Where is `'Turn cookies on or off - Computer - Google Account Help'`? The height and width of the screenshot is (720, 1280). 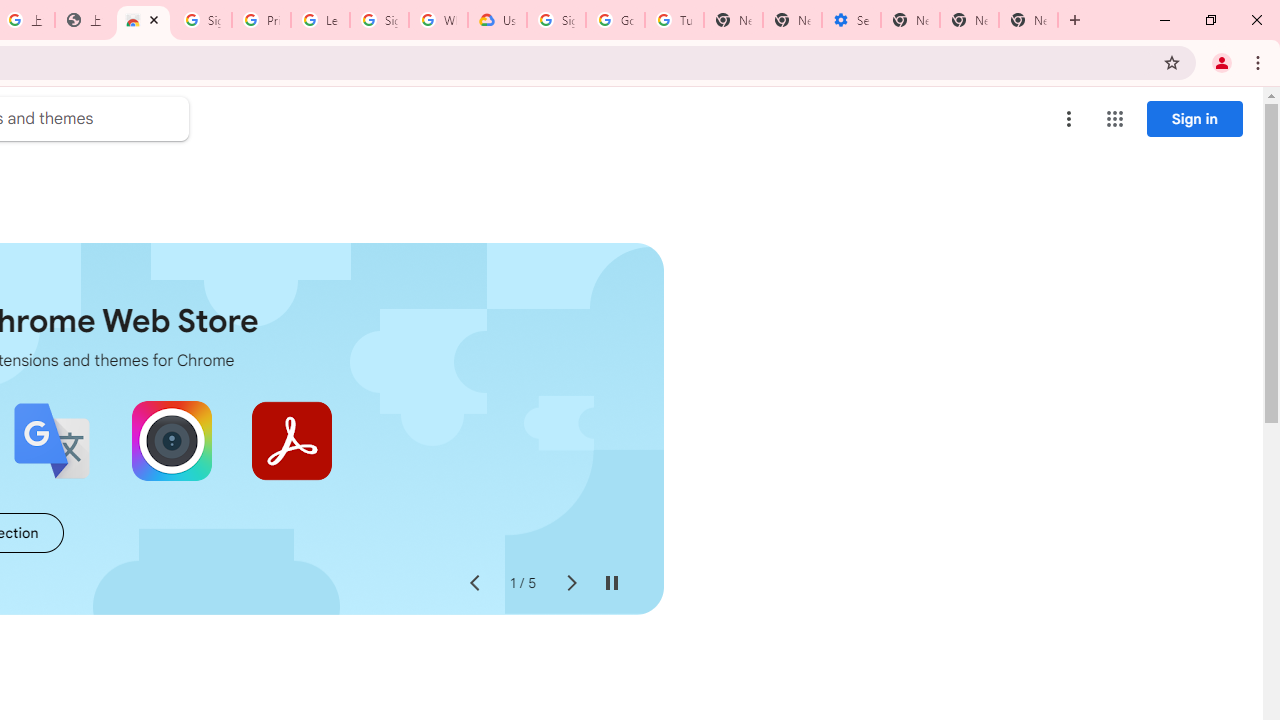 'Turn cookies on or off - Computer - Google Account Help' is located at coordinates (674, 20).